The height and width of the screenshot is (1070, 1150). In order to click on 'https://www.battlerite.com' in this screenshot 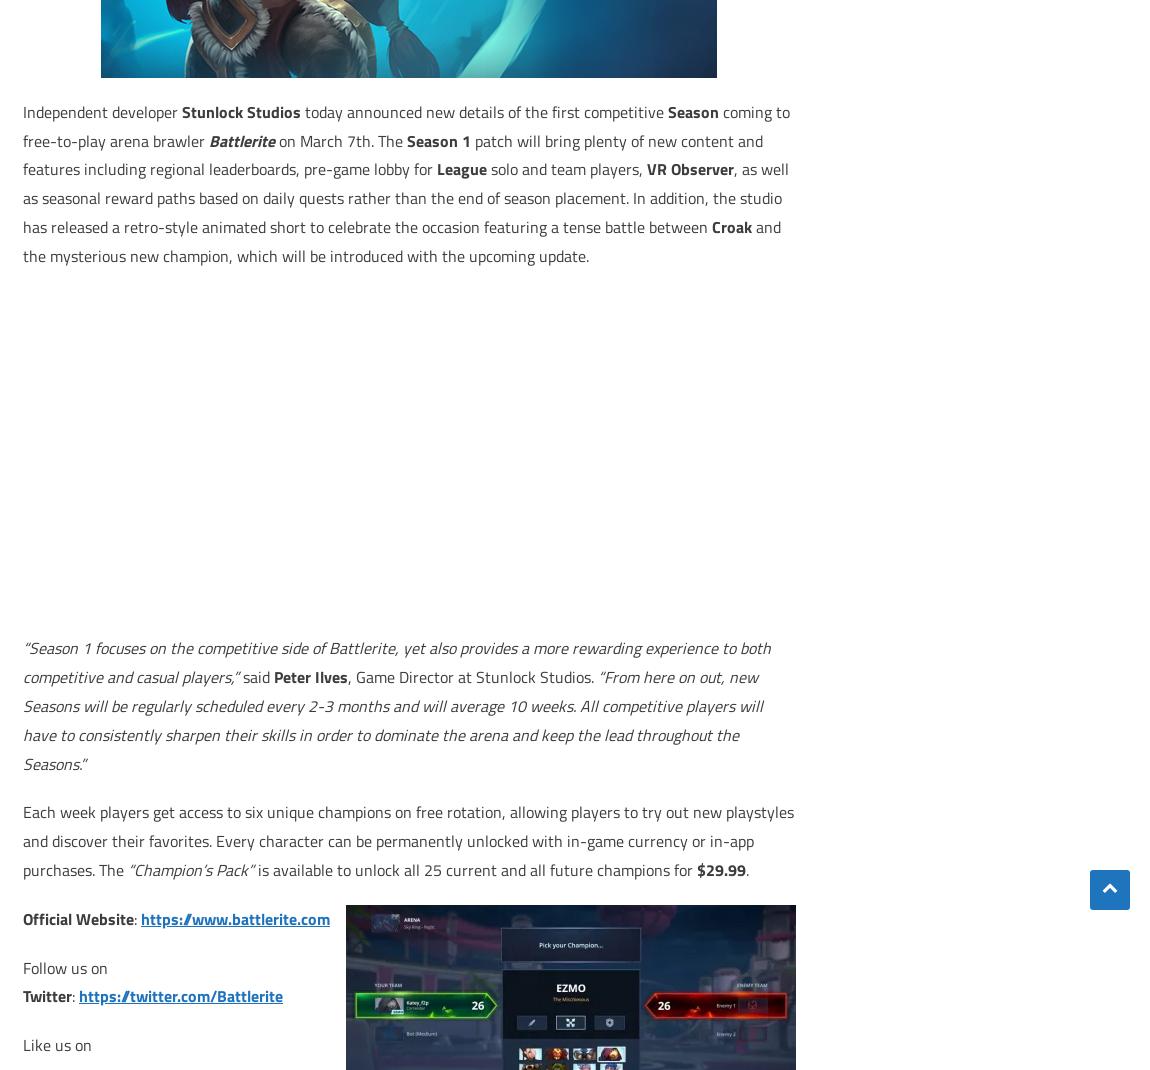, I will do `click(234, 916)`.